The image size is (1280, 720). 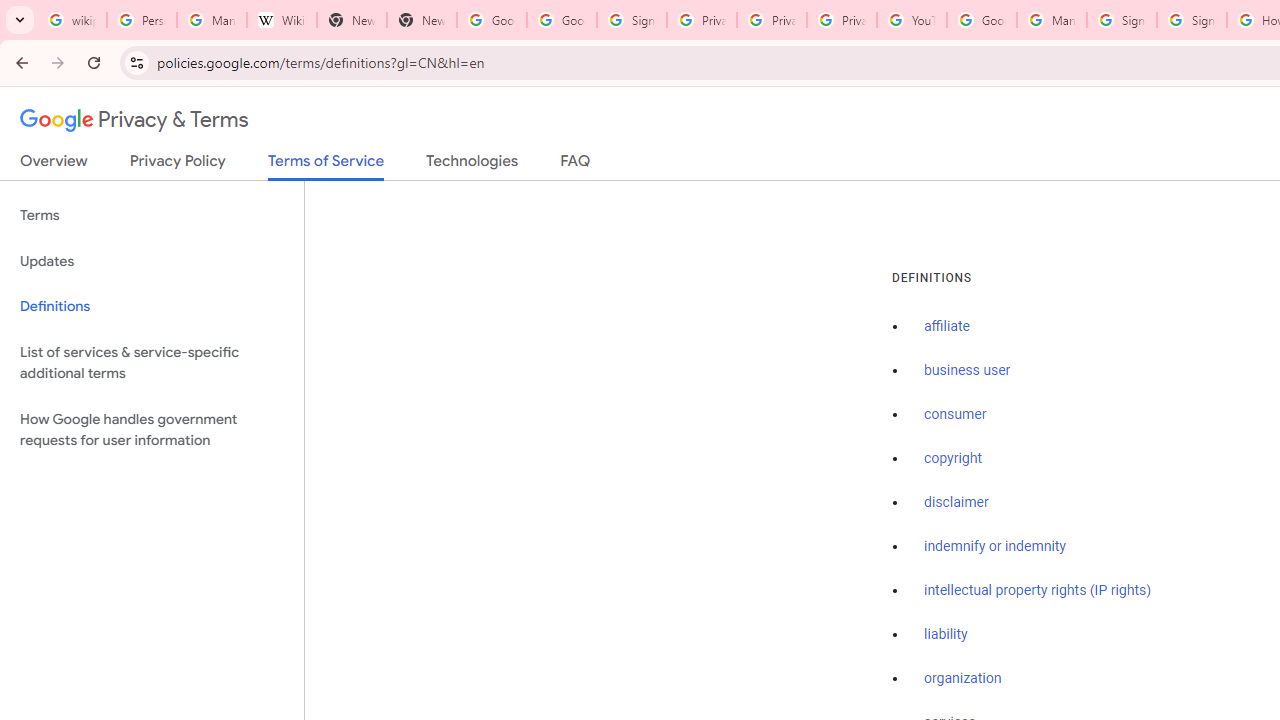 I want to click on 'Sign in - Google Accounts', so click(x=630, y=20).